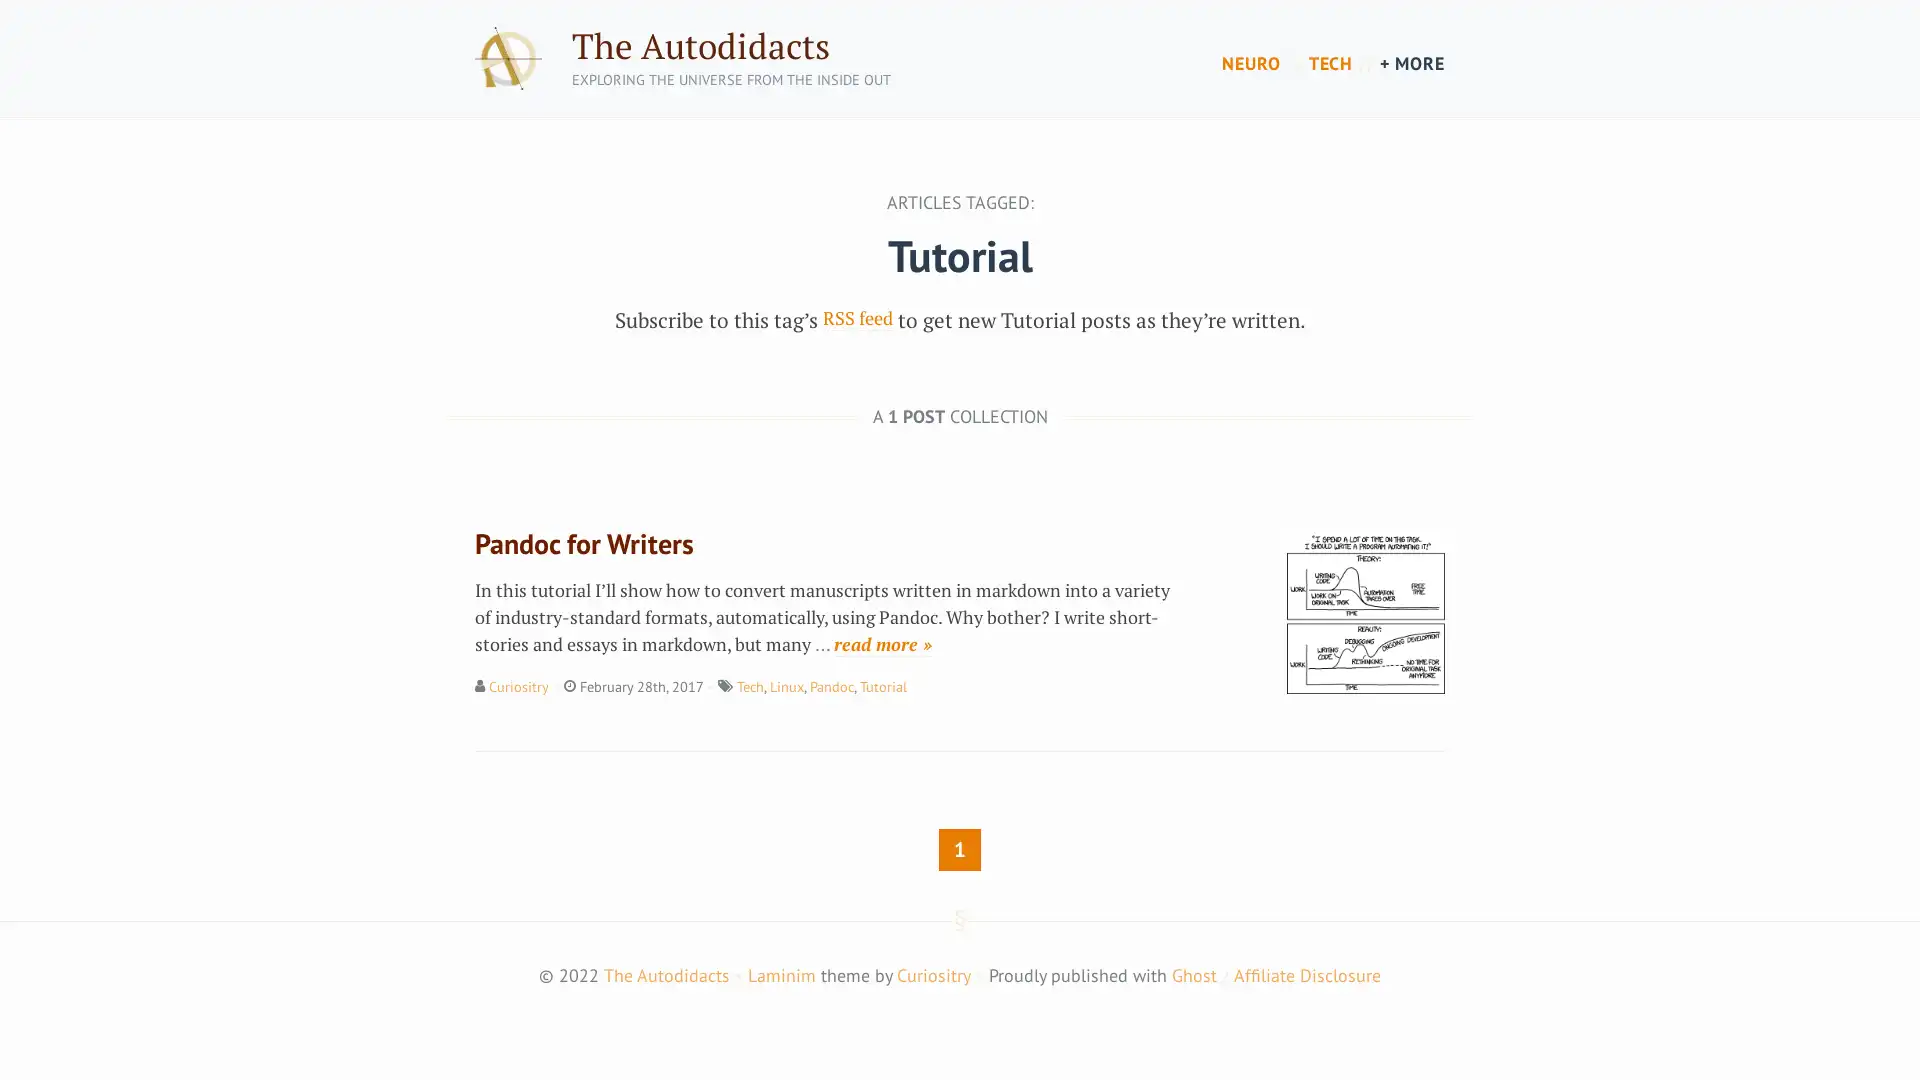 This screenshot has width=1920, height=1080. Describe the element at coordinates (1409, 61) in the screenshot. I see `+ MORE` at that location.